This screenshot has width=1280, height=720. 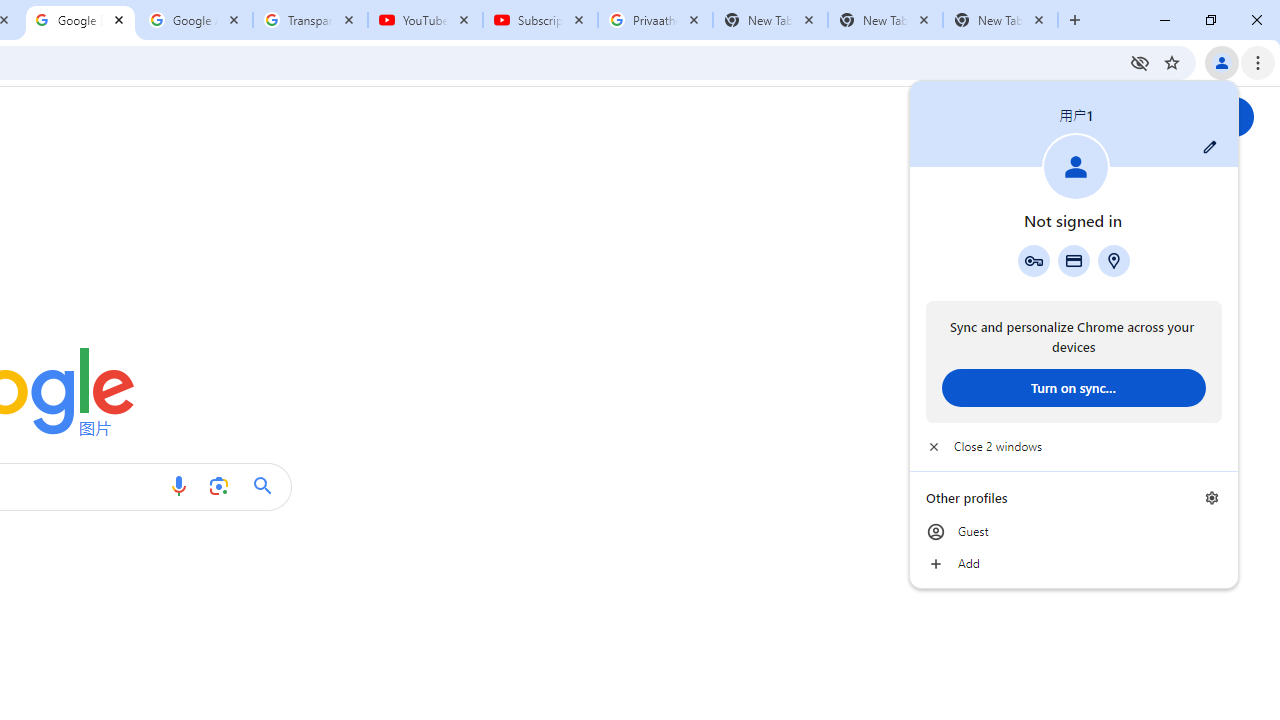 I want to click on 'Google Password Manager', so click(x=1033, y=260).